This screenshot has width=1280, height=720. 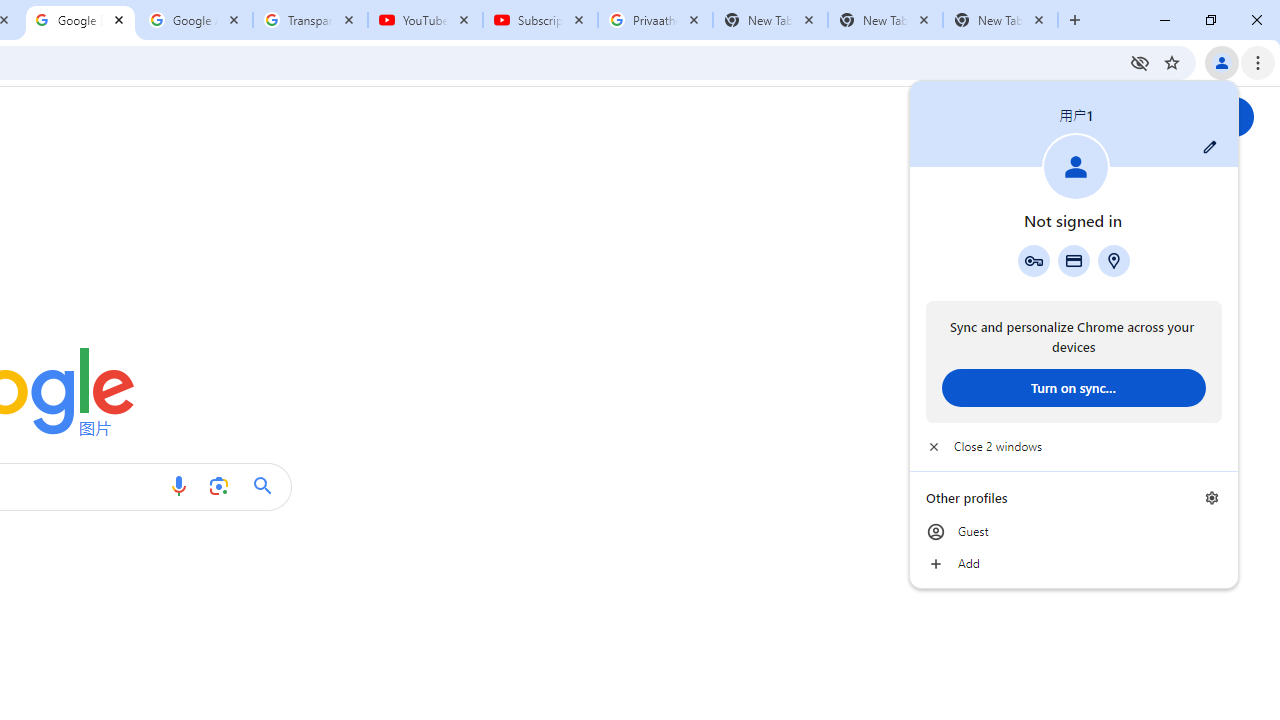 I want to click on 'Google Password Manager', so click(x=1033, y=260).